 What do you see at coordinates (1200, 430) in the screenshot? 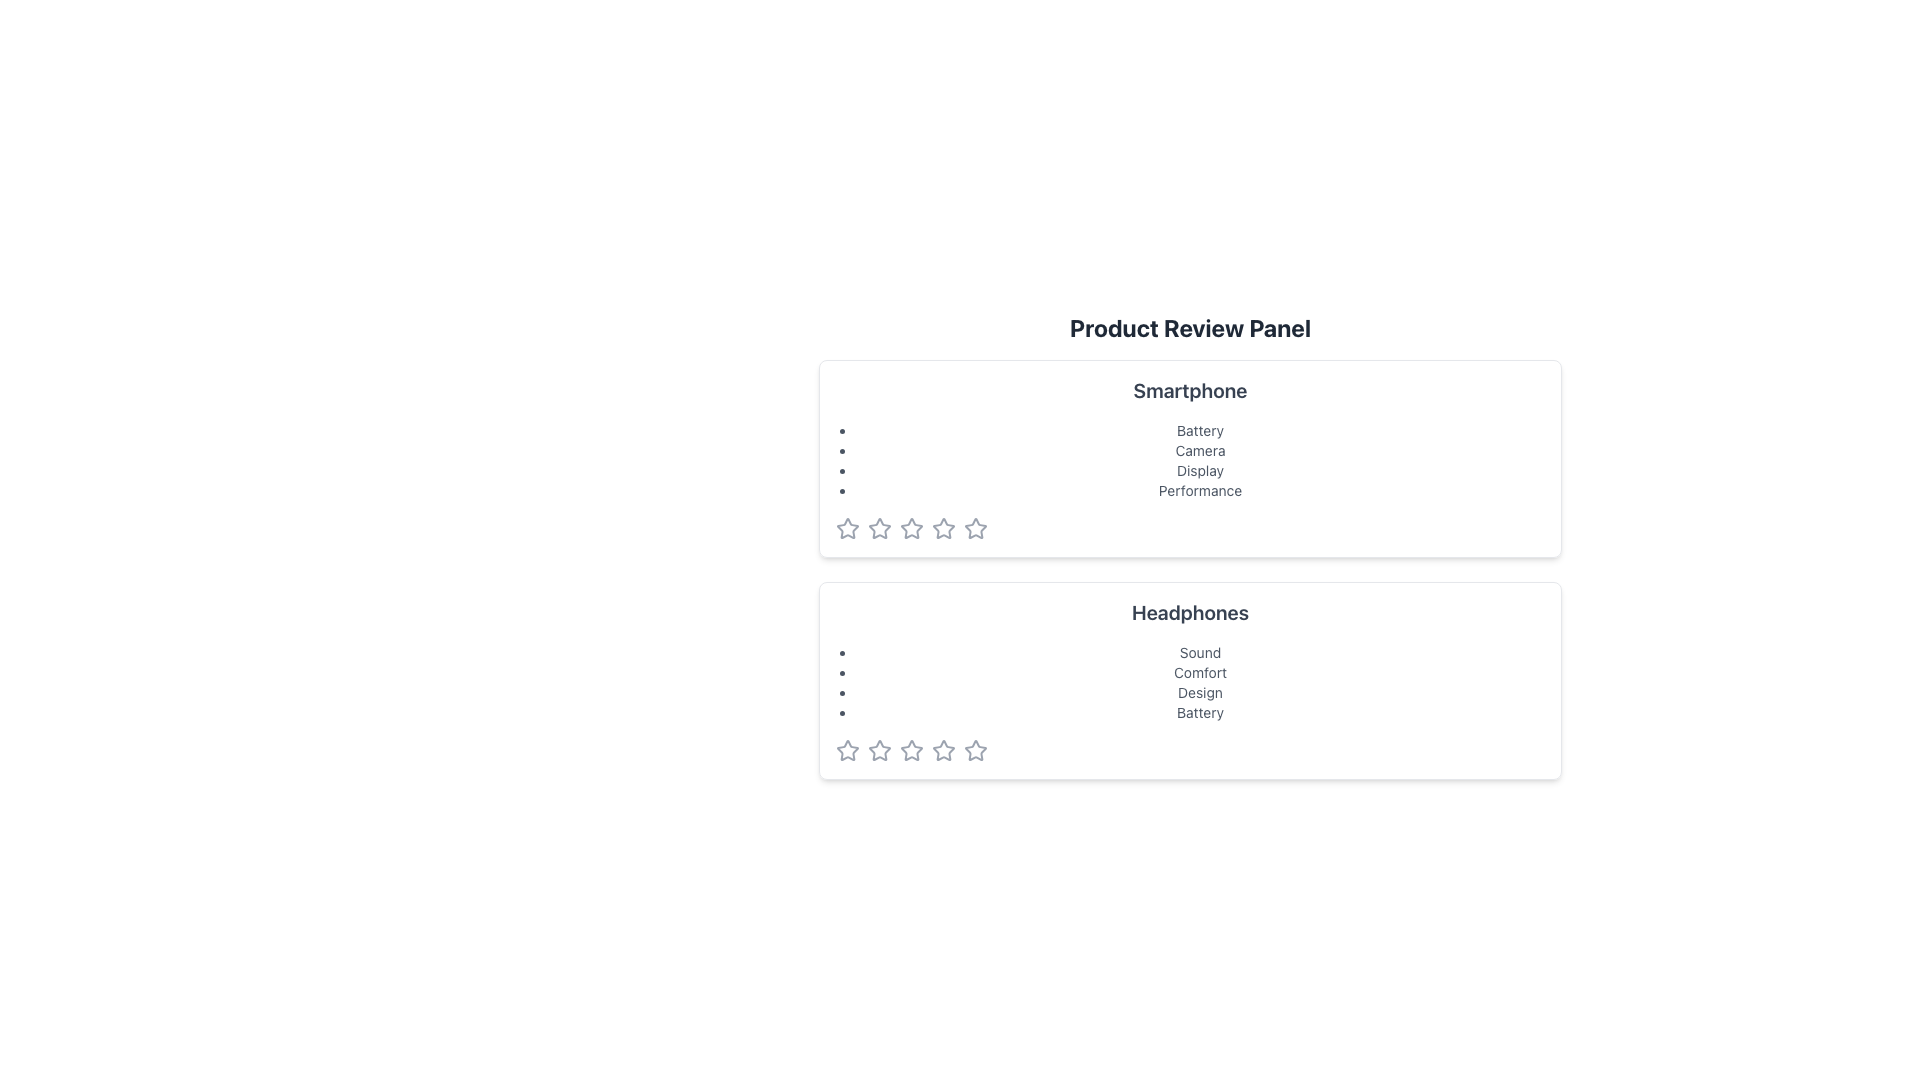
I see `the text label displaying 'Battery' in the bulleted list under the 'Smartphone' category` at bounding box center [1200, 430].